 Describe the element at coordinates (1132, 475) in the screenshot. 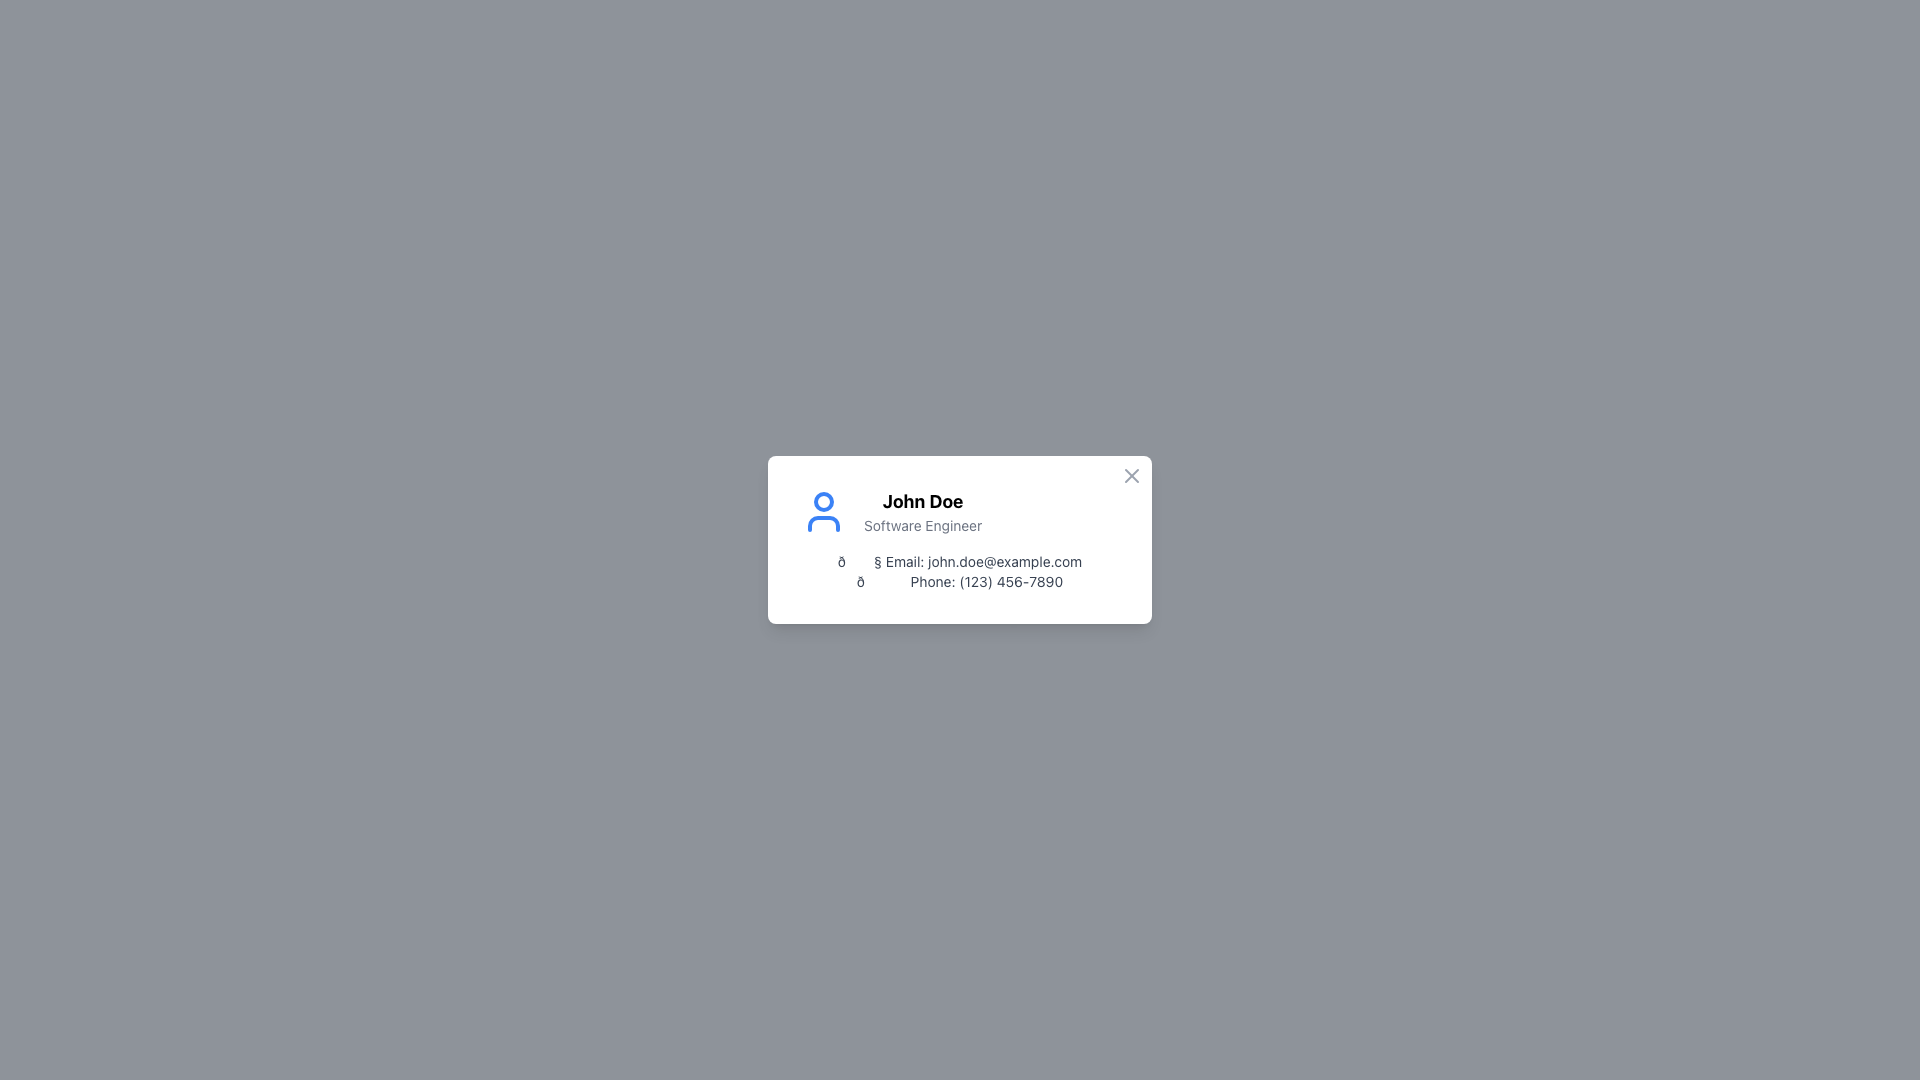

I see `the Close Icon (Interactive Graphic) located in the top-right corner of the user information card to provide visual feedback` at that location.